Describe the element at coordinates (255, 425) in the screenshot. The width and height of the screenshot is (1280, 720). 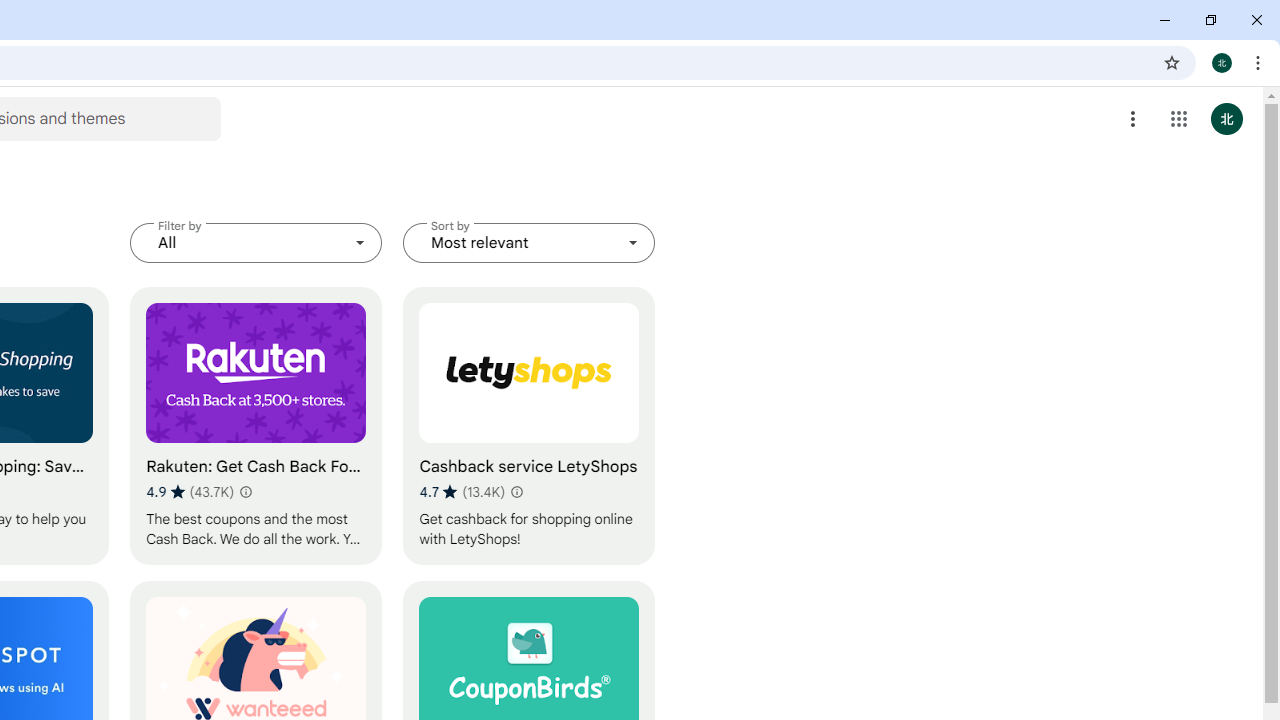
I see `'Rakuten: Get Cash Back For Shopping'` at that location.